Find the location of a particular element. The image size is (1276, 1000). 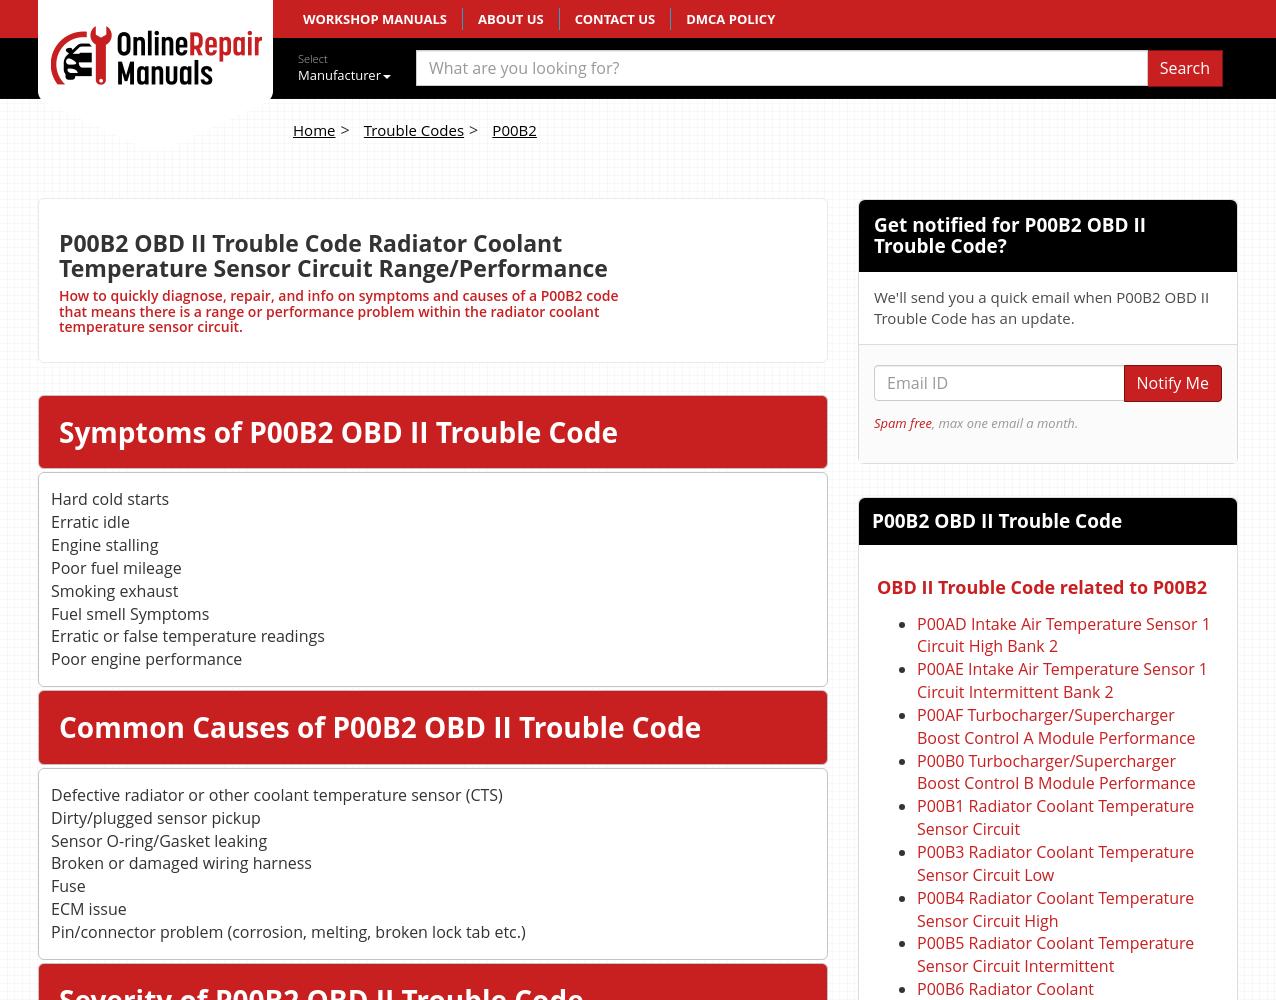

'Select' is located at coordinates (296, 58).